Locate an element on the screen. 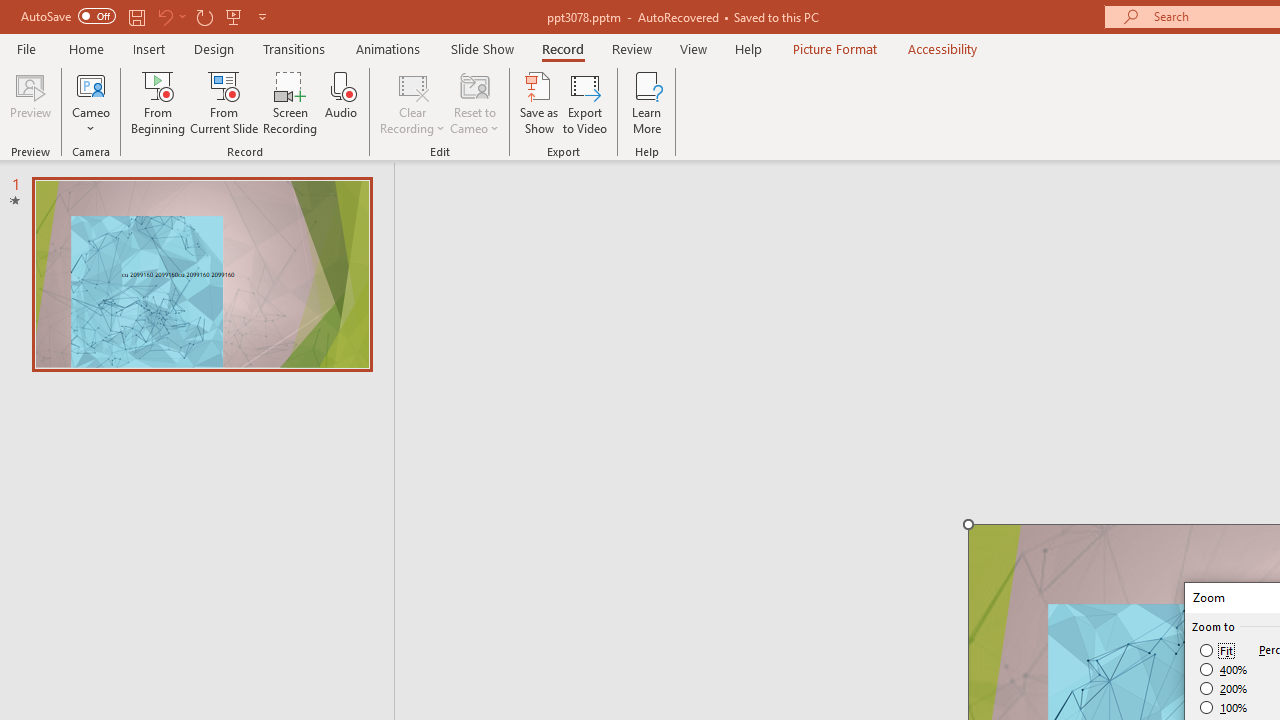  '400%' is located at coordinates (1223, 669).